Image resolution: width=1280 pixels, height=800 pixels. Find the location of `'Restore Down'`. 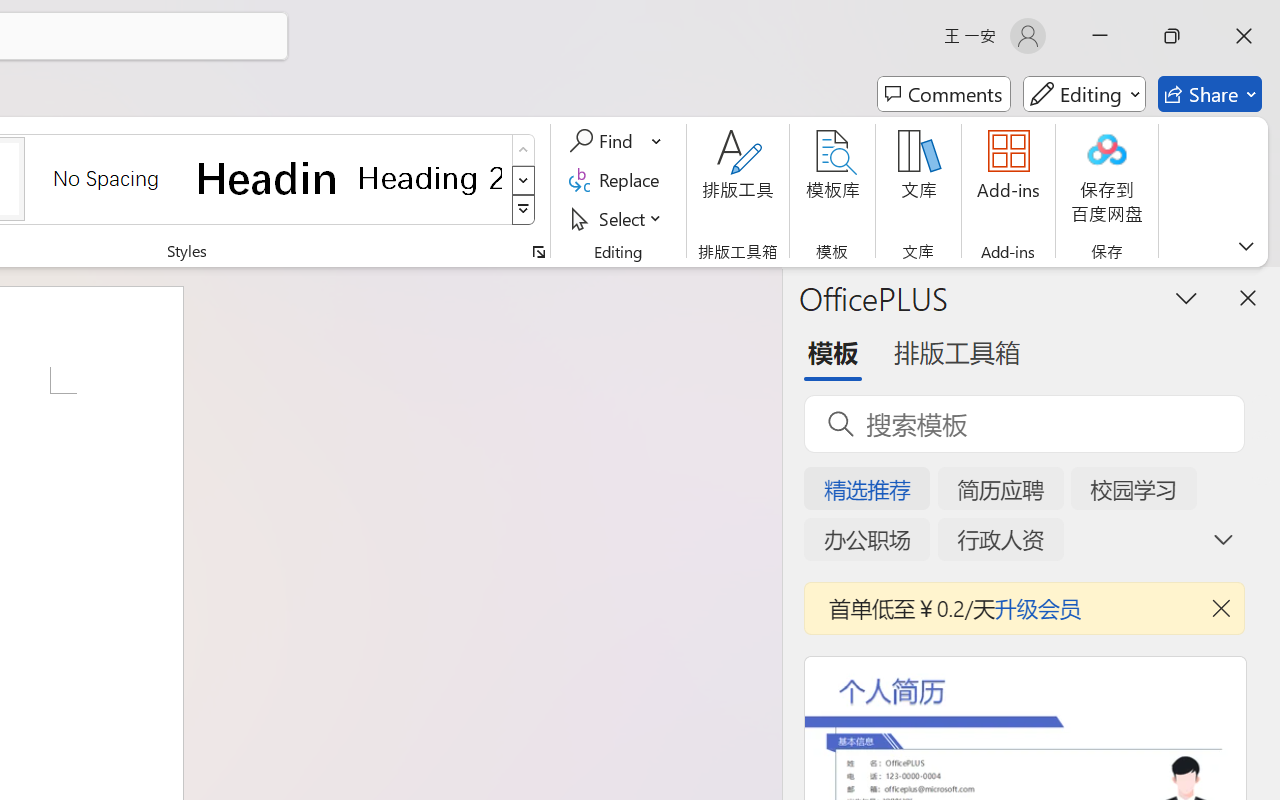

'Restore Down' is located at coordinates (1172, 35).